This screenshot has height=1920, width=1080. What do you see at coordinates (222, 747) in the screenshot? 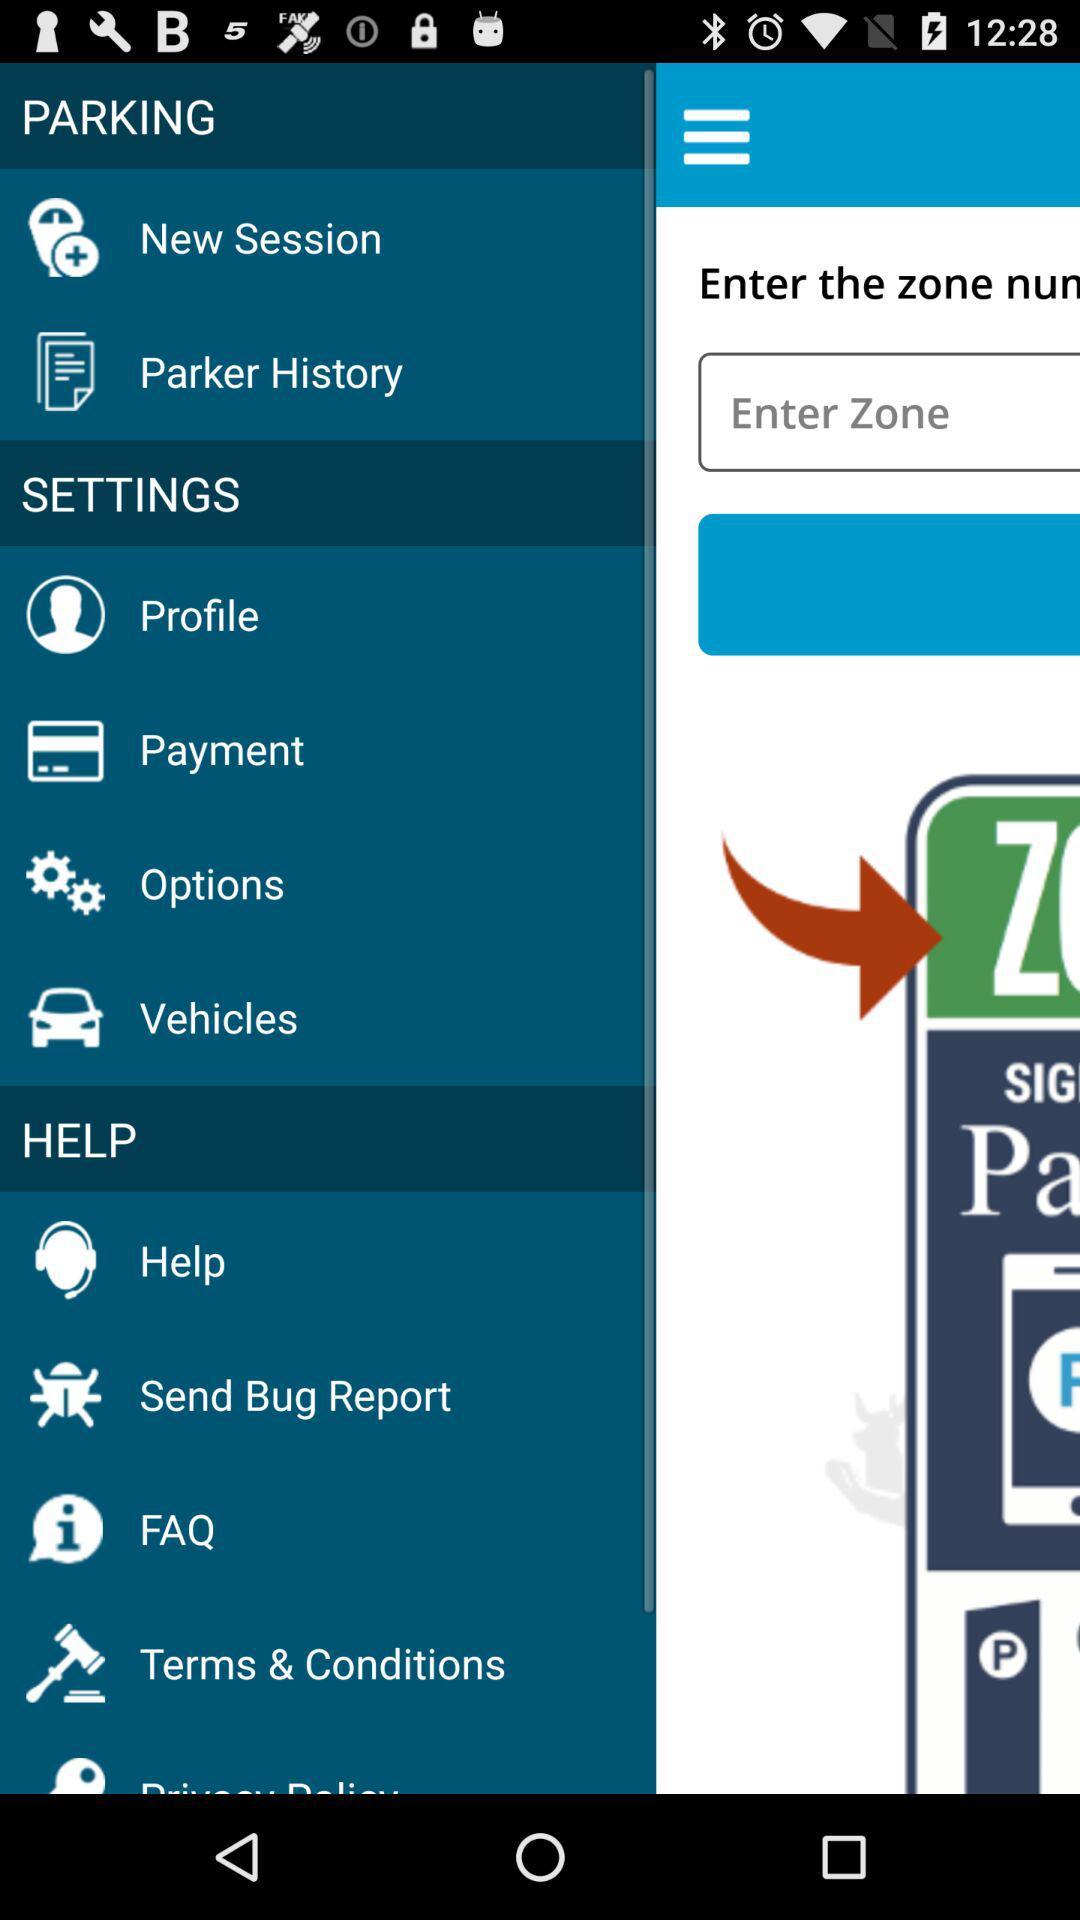
I see `payment icon` at bounding box center [222, 747].